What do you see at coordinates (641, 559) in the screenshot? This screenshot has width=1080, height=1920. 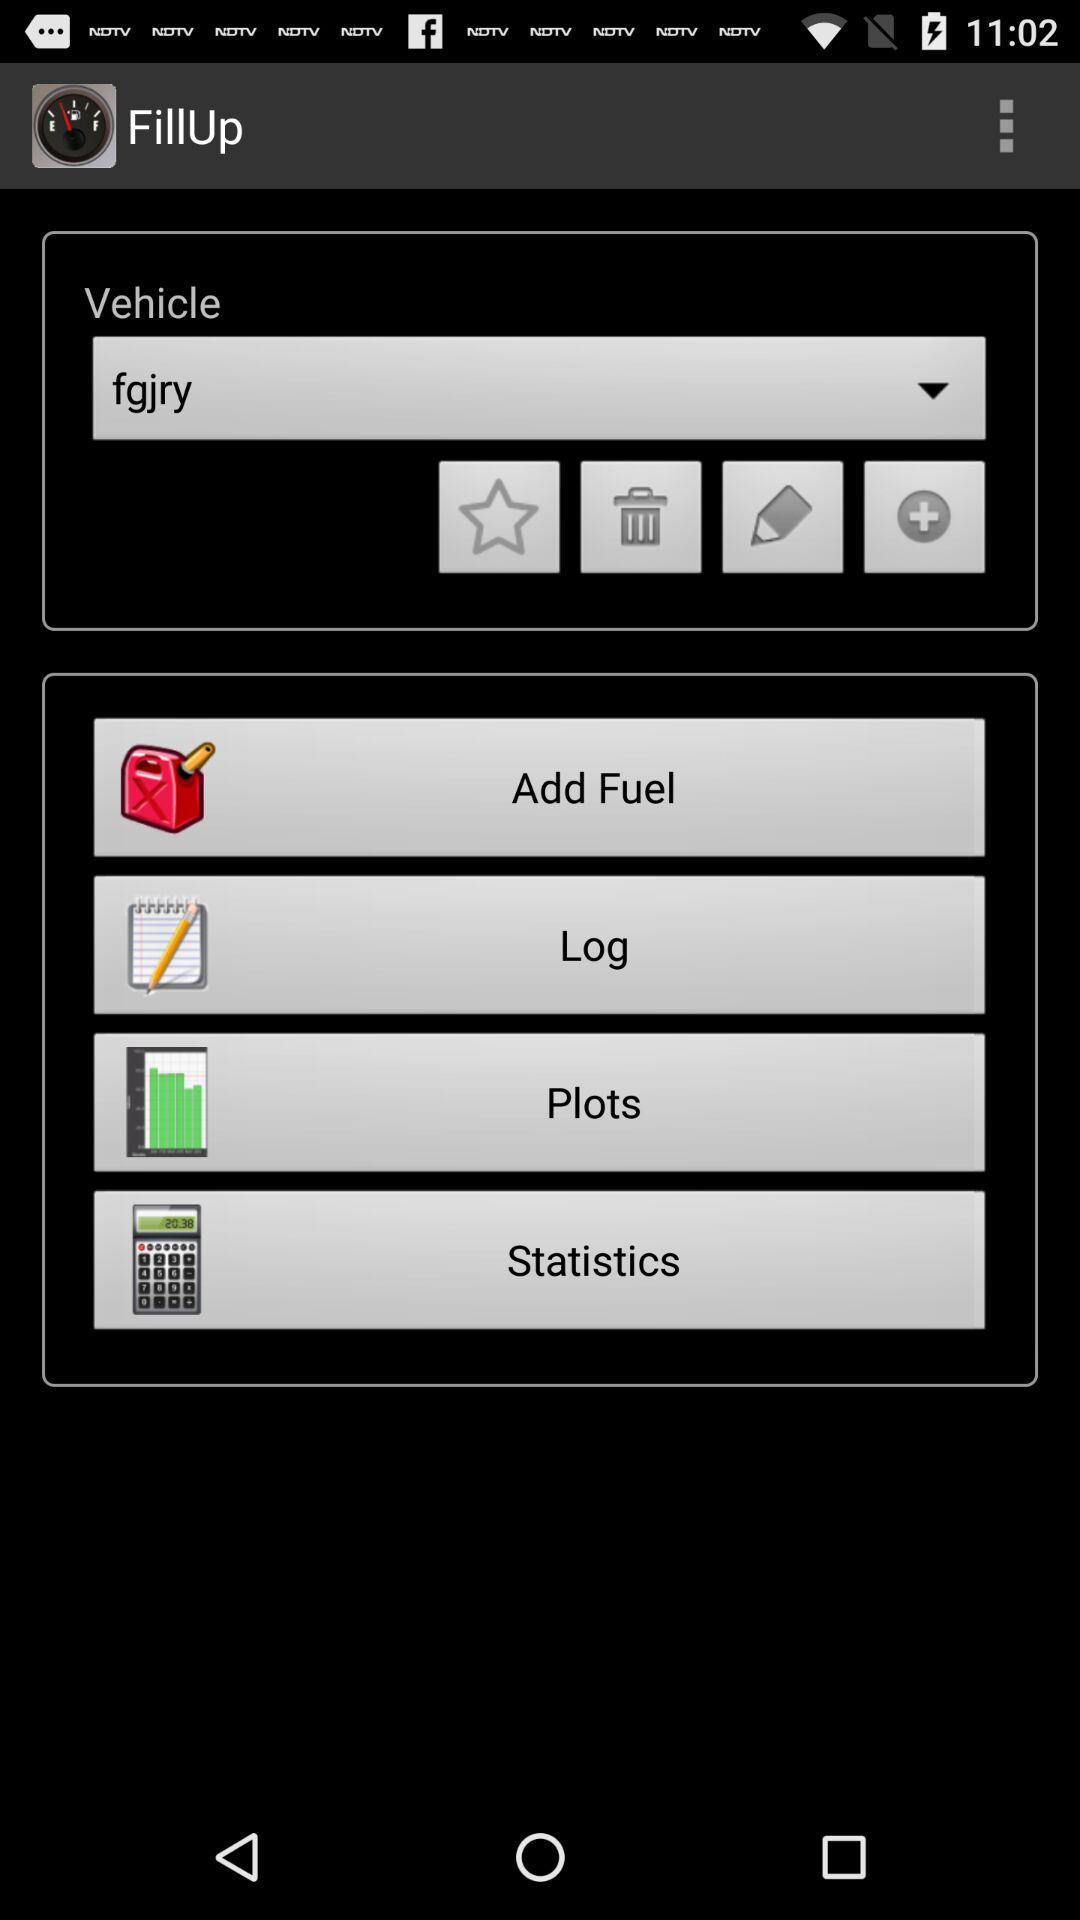 I see `the delete icon` at bounding box center [641, 559].